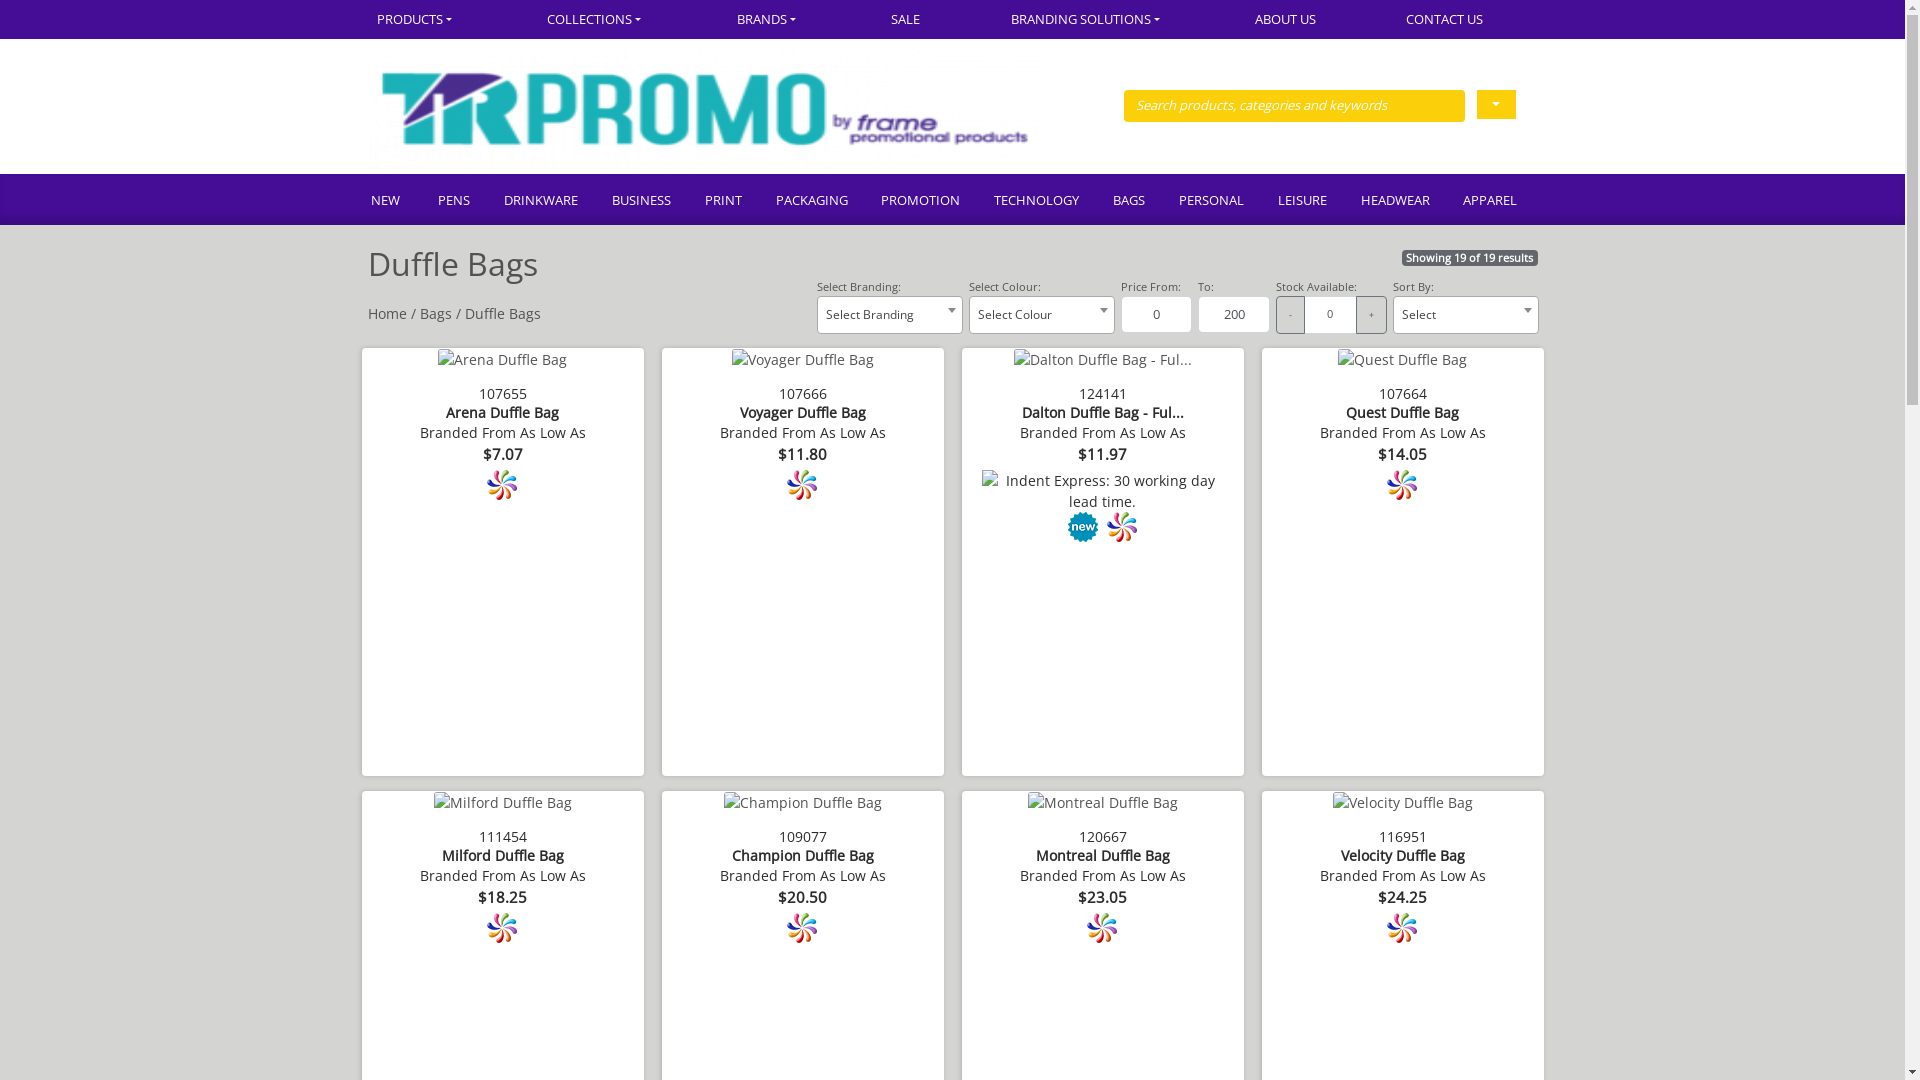 The height and width of the screenshot is (1080, 1920). Describe the element at coordinates (387, 313) in the screenshot. I see `'Home'` at that location.